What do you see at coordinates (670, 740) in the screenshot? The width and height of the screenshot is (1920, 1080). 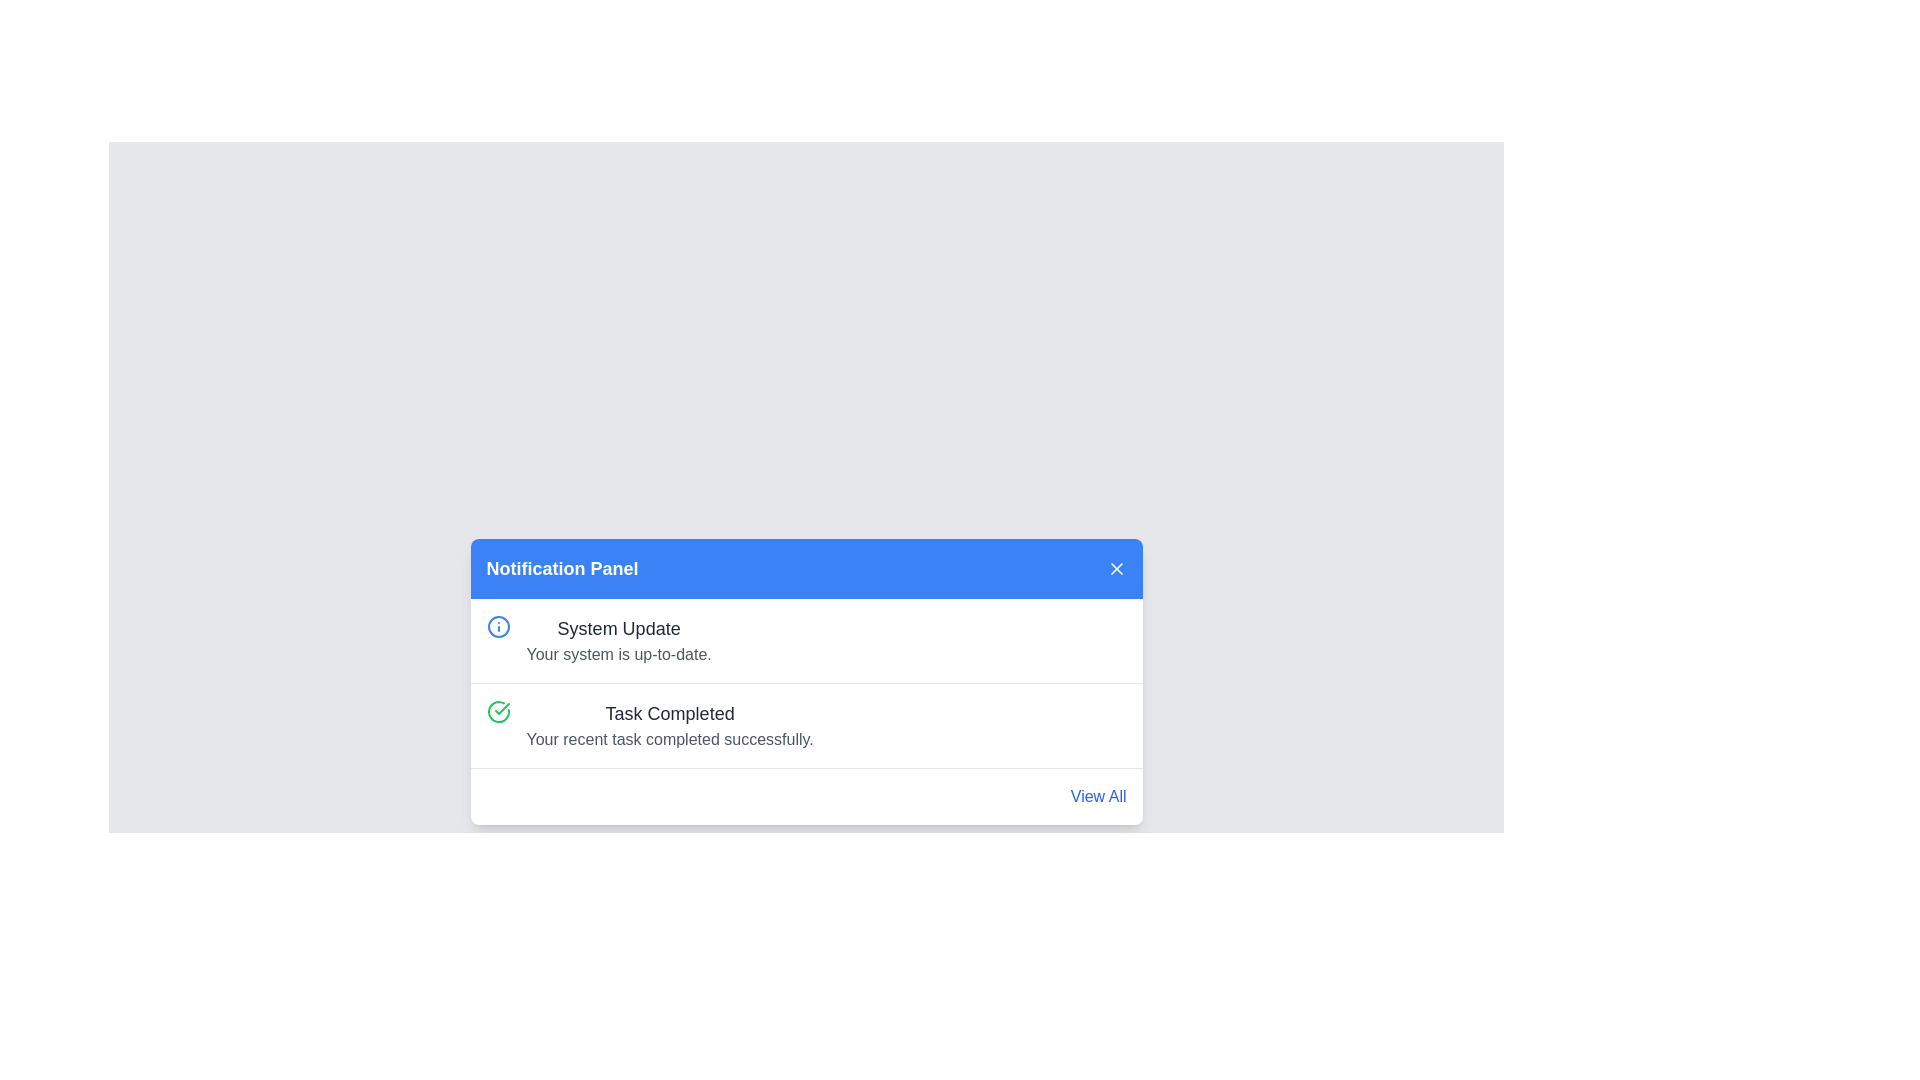 I see `message displayed in the text block that shows 'Your recent task completed successfully.' located in the lower portion of the 'Task Completed' notification panel` at bounding box center [670, 740].